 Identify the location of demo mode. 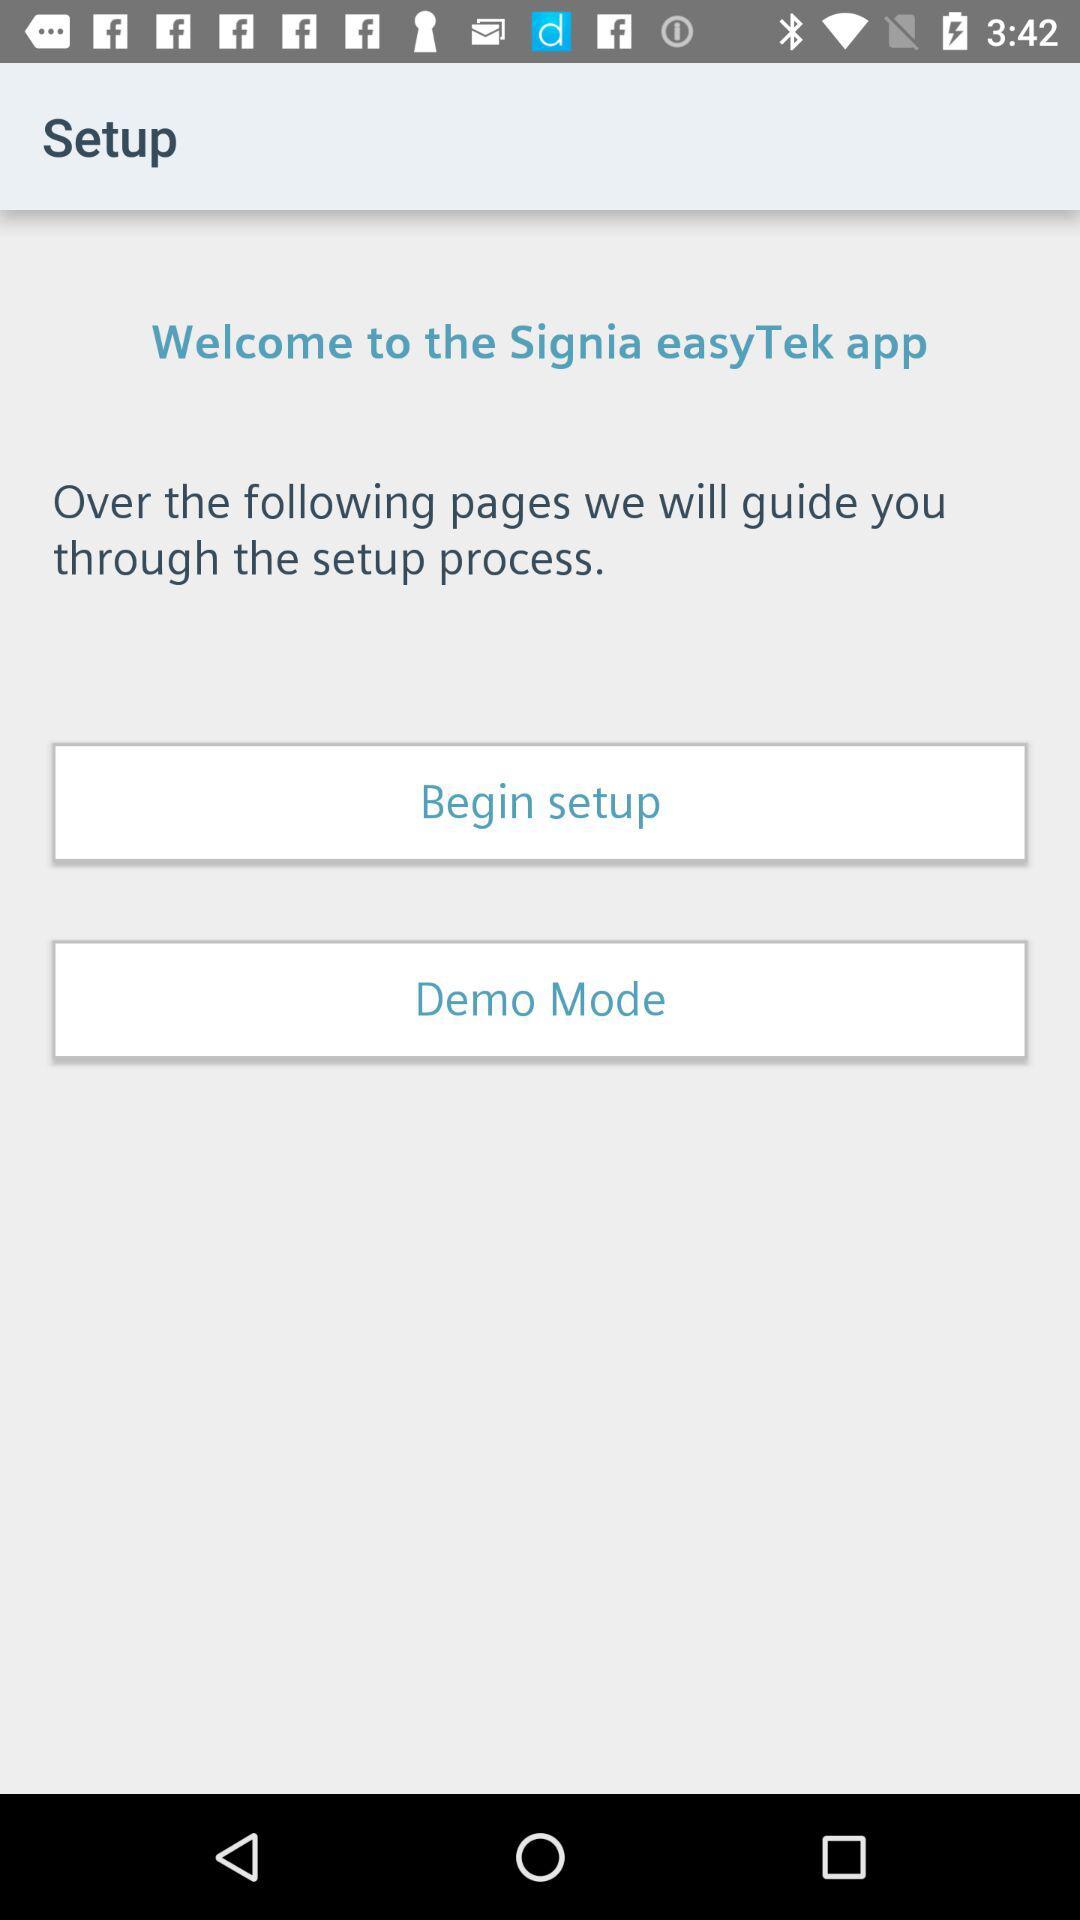
(540, 999).